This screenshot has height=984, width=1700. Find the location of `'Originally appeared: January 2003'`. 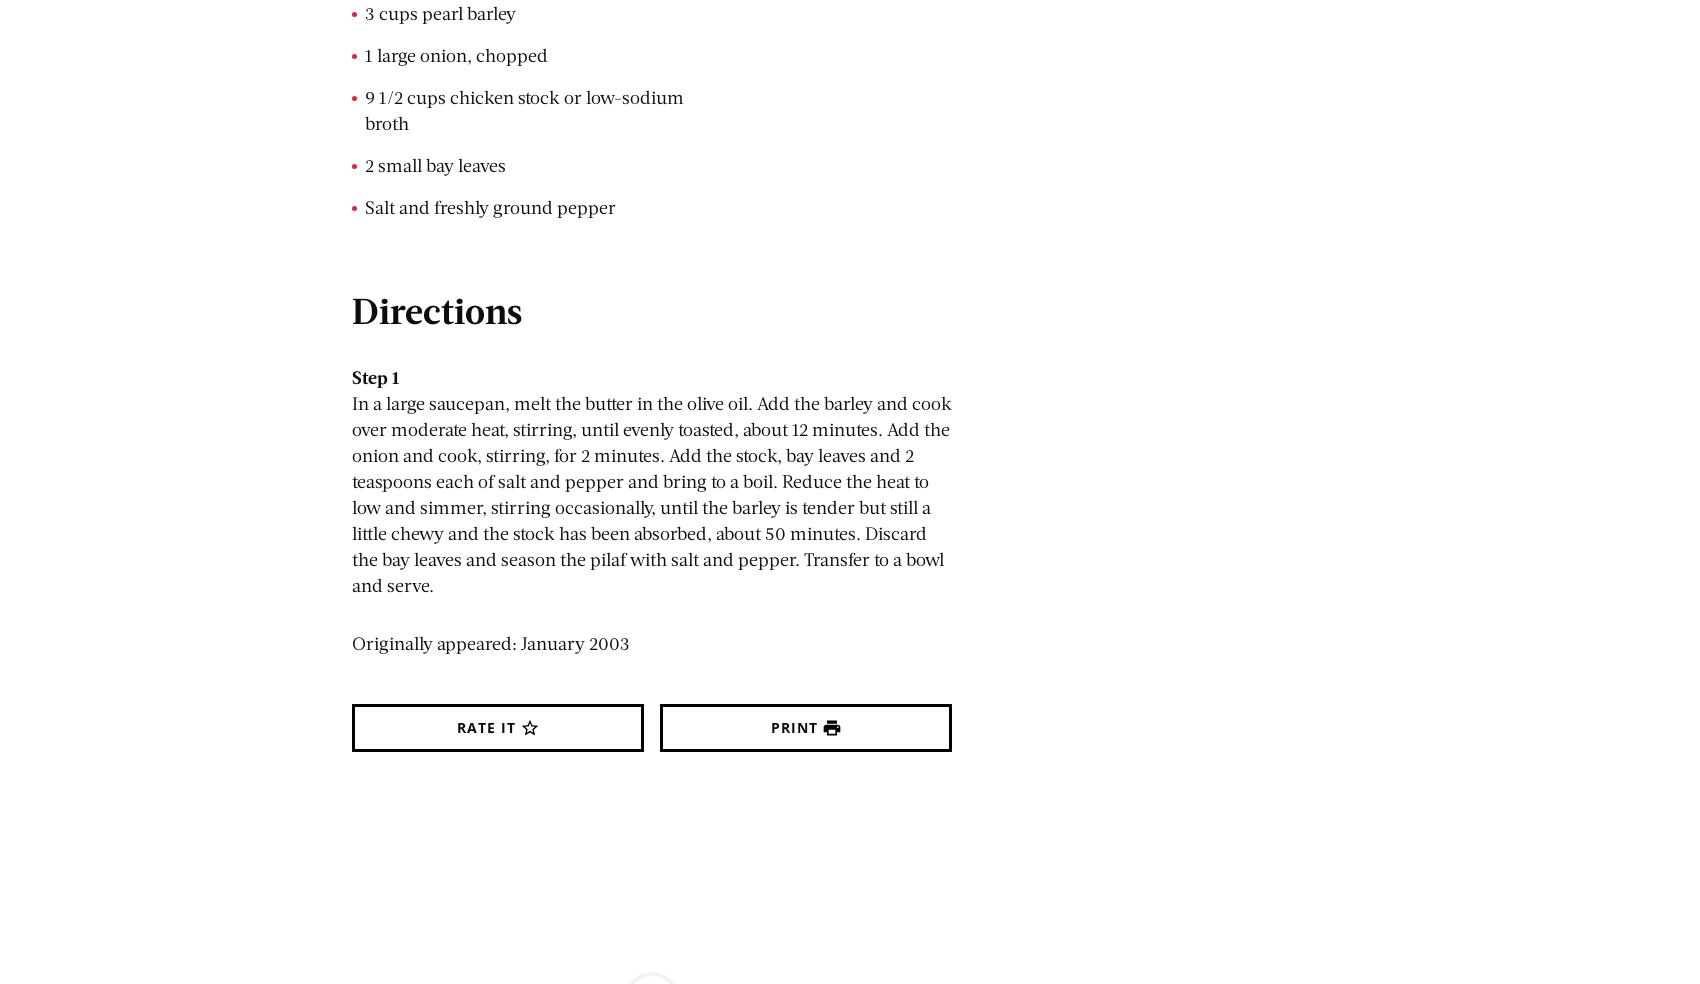

'Originally appeared: January 2003' is located at coordinates (490, 643).